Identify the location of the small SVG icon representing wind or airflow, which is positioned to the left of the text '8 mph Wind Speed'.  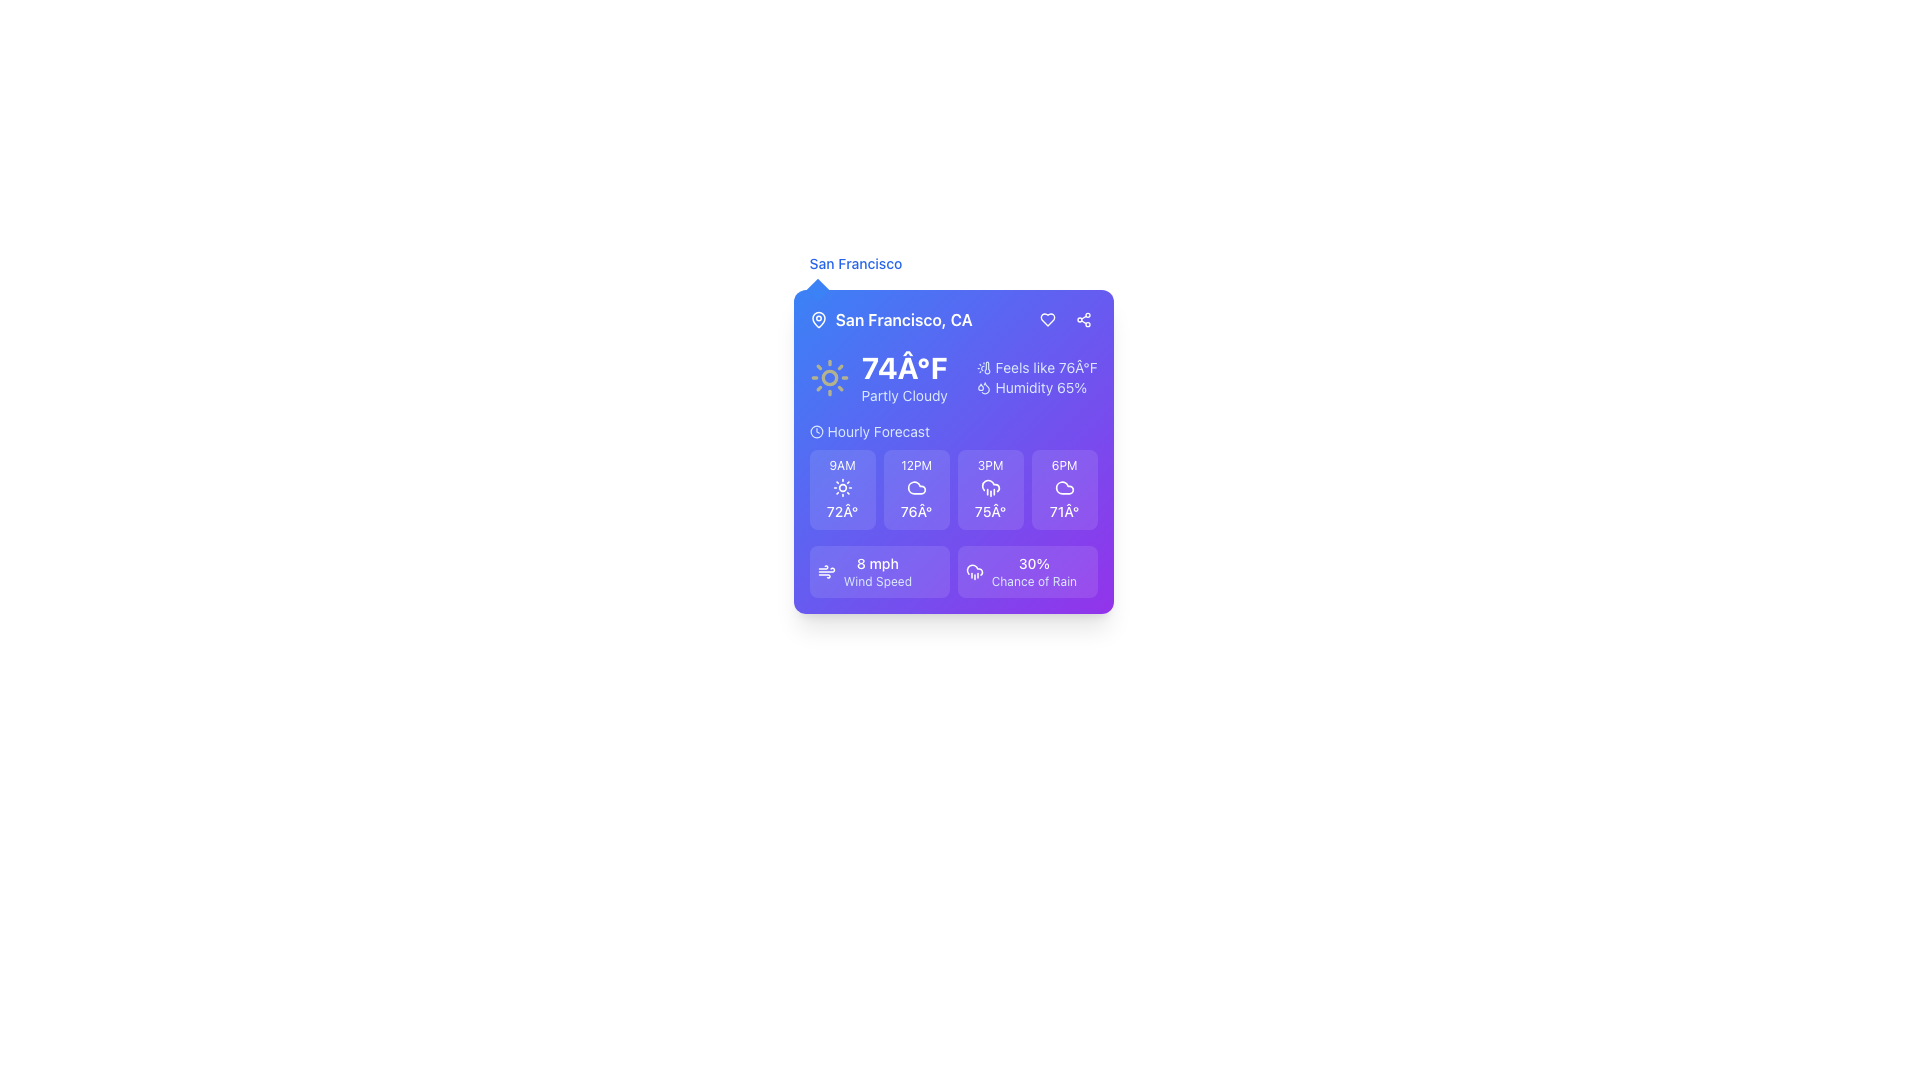
(826, 571).